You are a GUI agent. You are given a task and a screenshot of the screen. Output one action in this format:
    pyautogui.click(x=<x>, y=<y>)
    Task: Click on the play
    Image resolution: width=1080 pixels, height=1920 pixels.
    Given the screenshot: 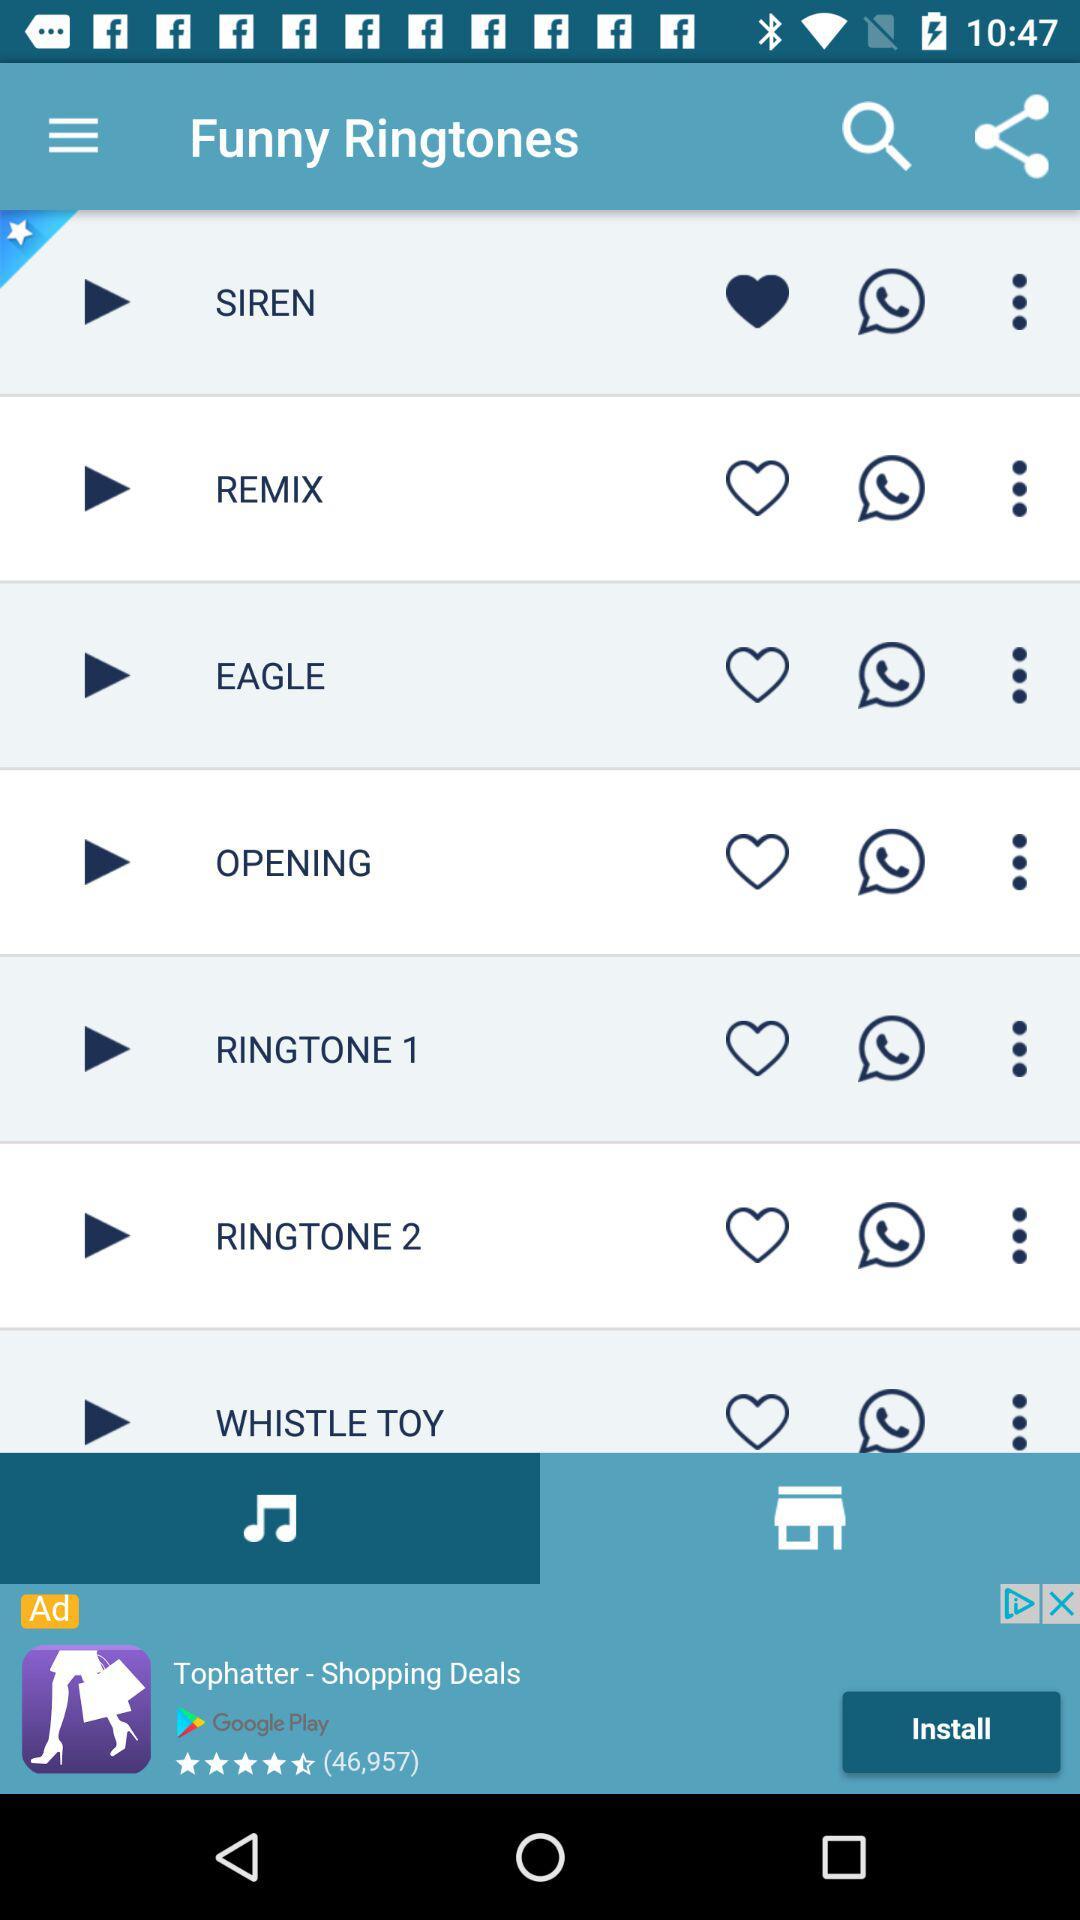 What is the action you would take?
    pyautogui.click(x=107, y=488)
    